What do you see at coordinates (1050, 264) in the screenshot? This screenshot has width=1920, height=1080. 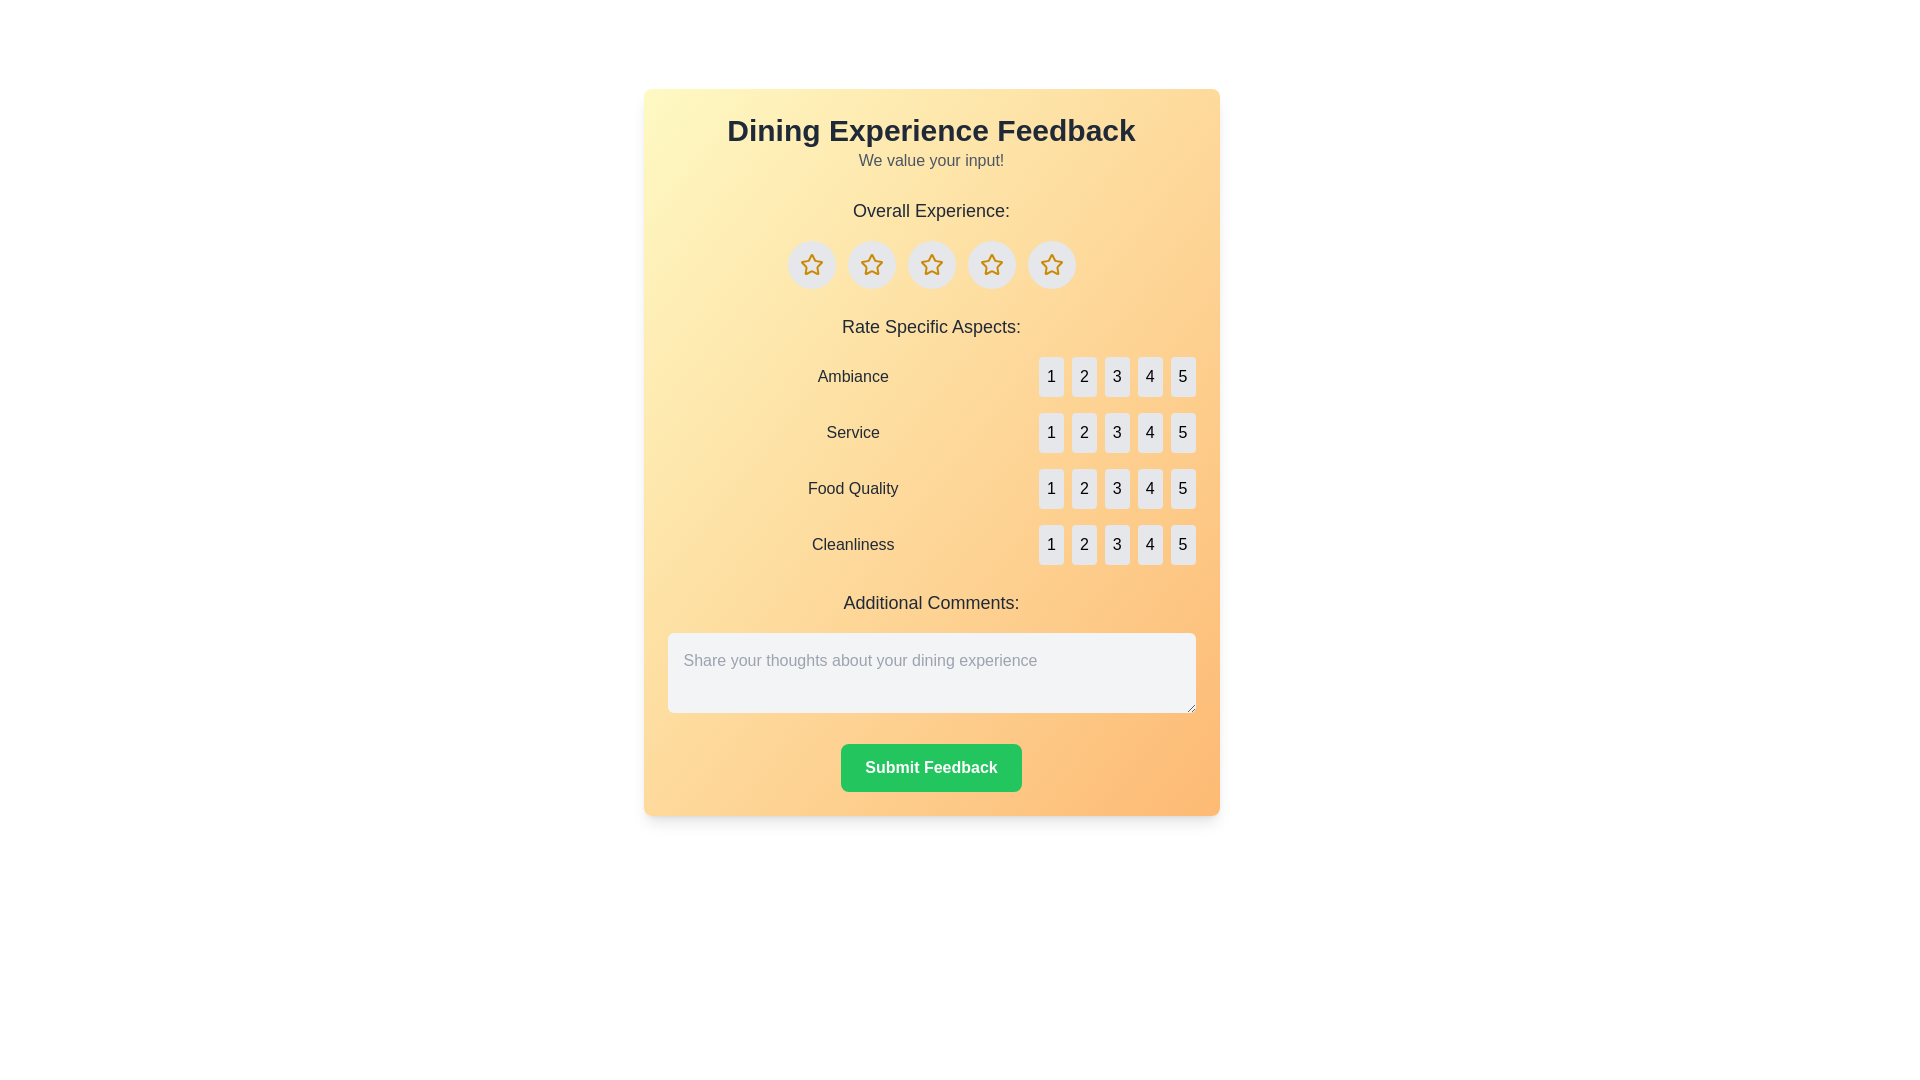 I see `the fifth star icon in the rating selector for the 'Overall Experience' section` at bounding box center [1050, 264].